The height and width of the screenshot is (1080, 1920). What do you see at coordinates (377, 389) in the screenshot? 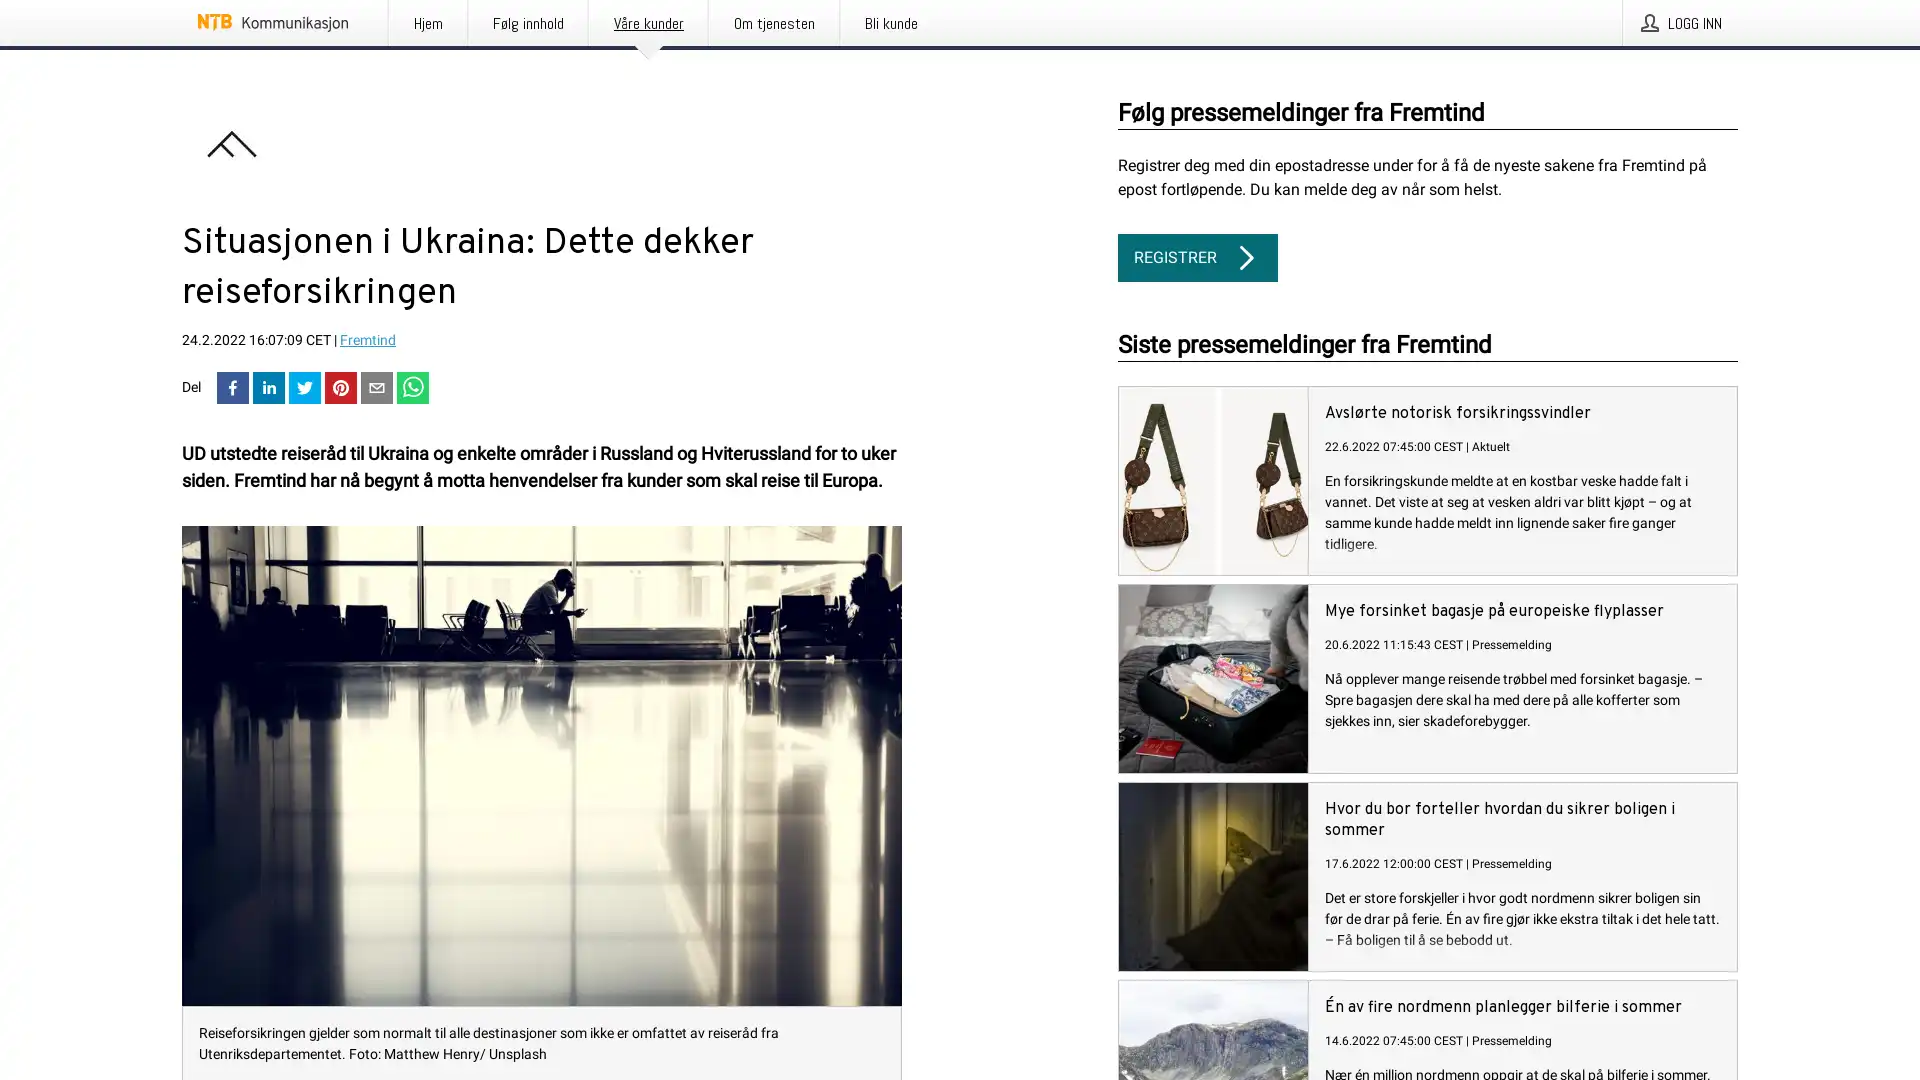
I see `email` at bounding box center [377, 389].